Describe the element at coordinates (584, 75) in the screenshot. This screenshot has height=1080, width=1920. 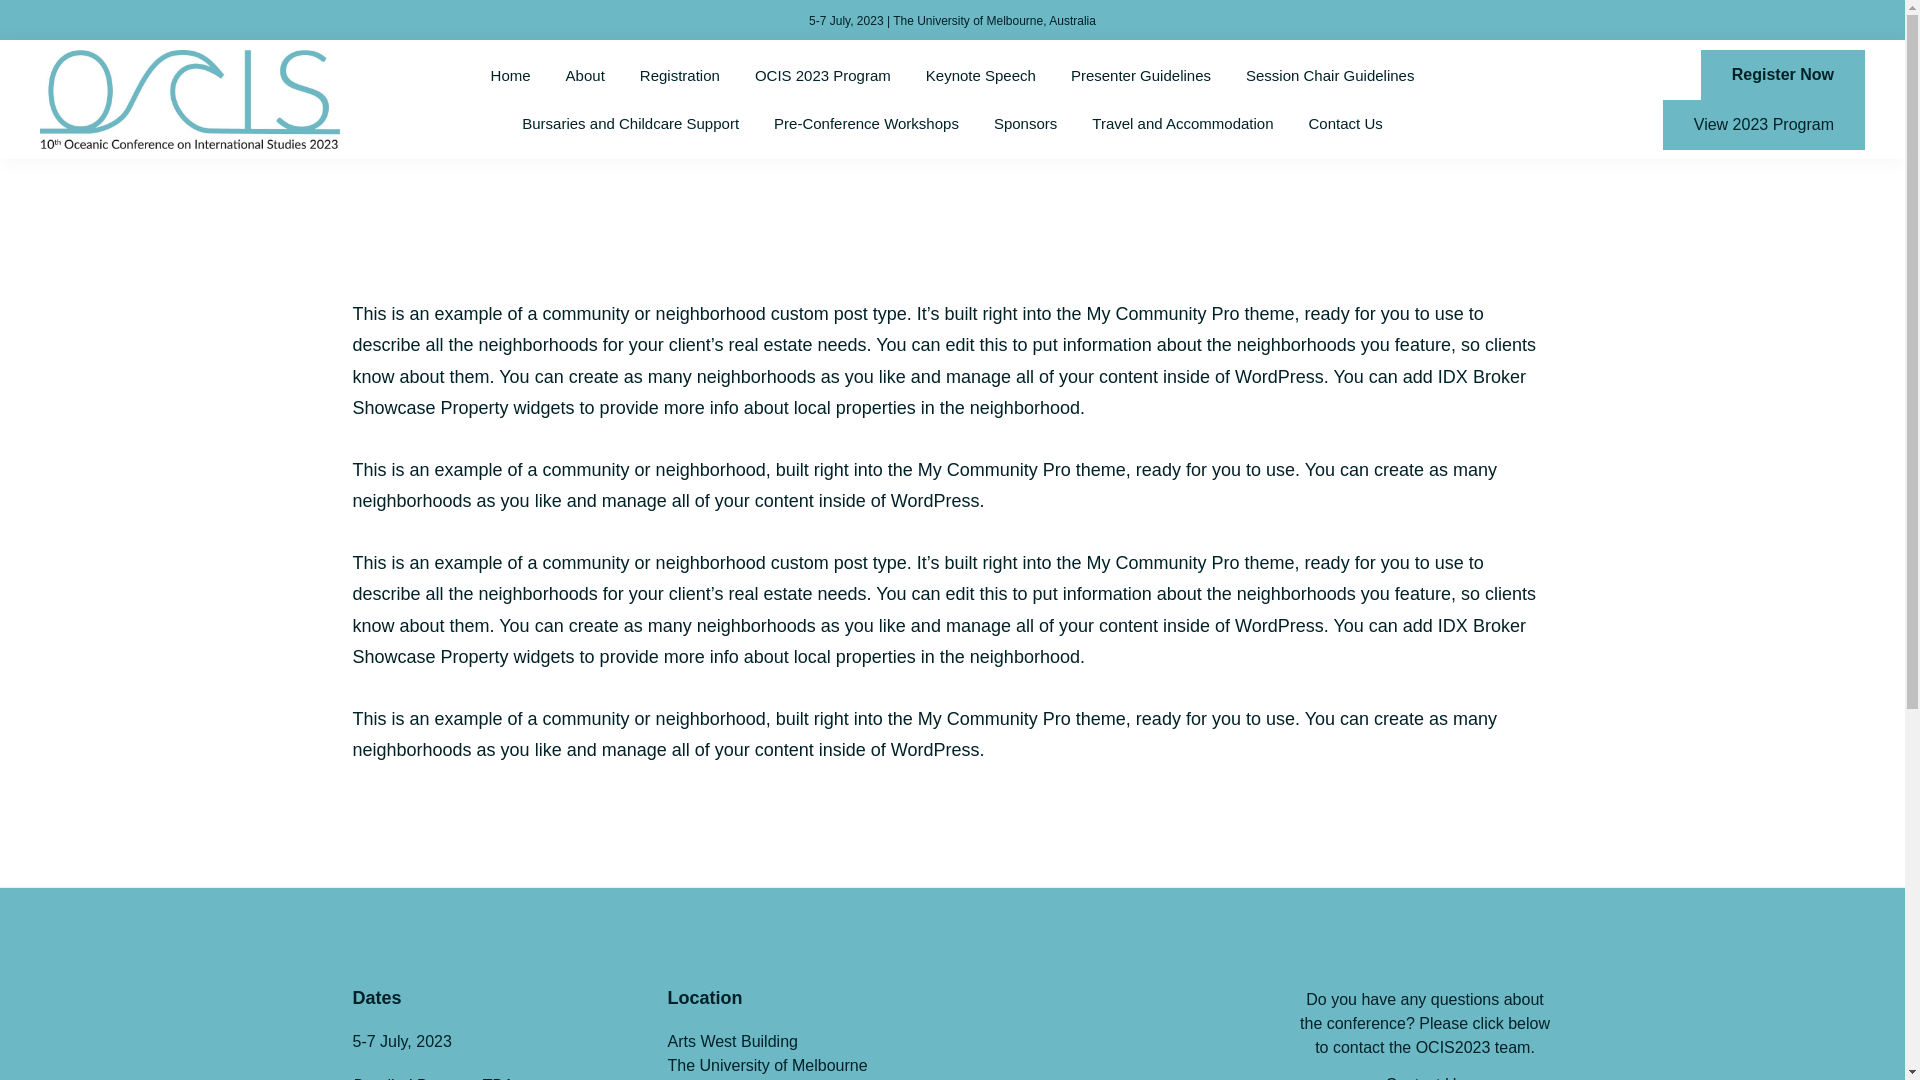
I see `'About'` at that location.